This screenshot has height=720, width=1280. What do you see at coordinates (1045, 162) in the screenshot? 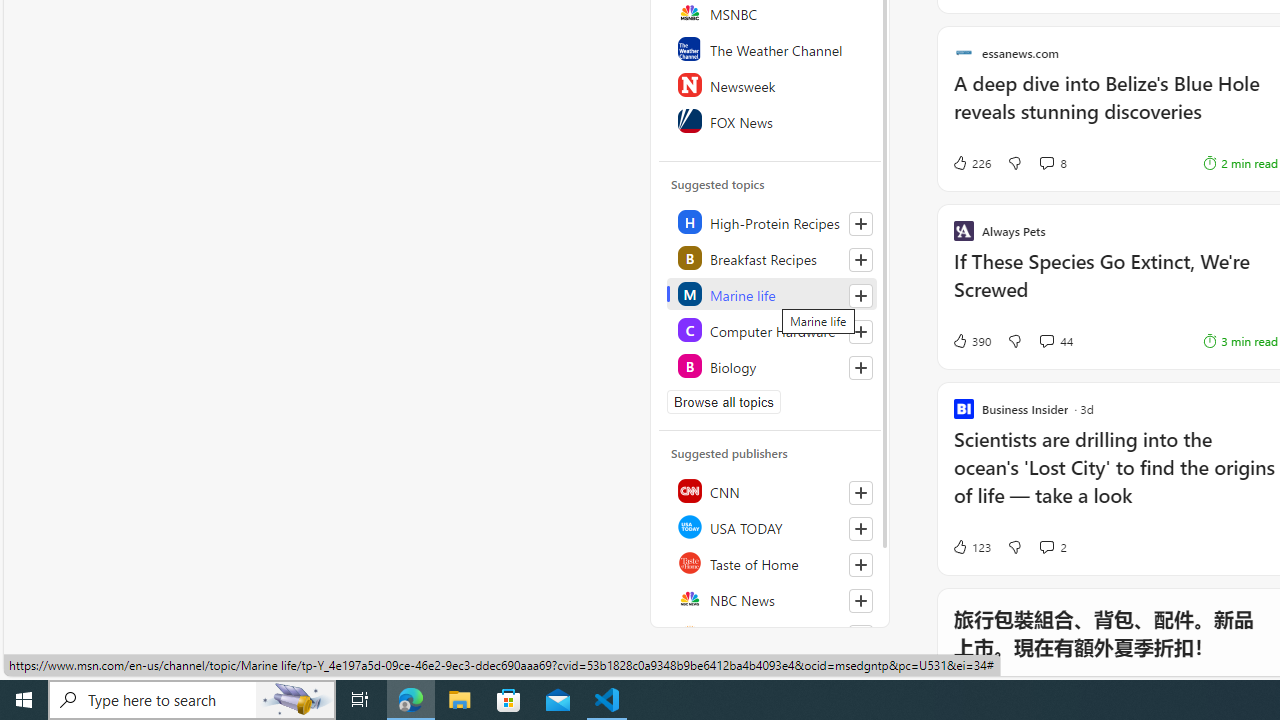
I see `'View comments 8 Comment'` at bounding box center [1045, 162].